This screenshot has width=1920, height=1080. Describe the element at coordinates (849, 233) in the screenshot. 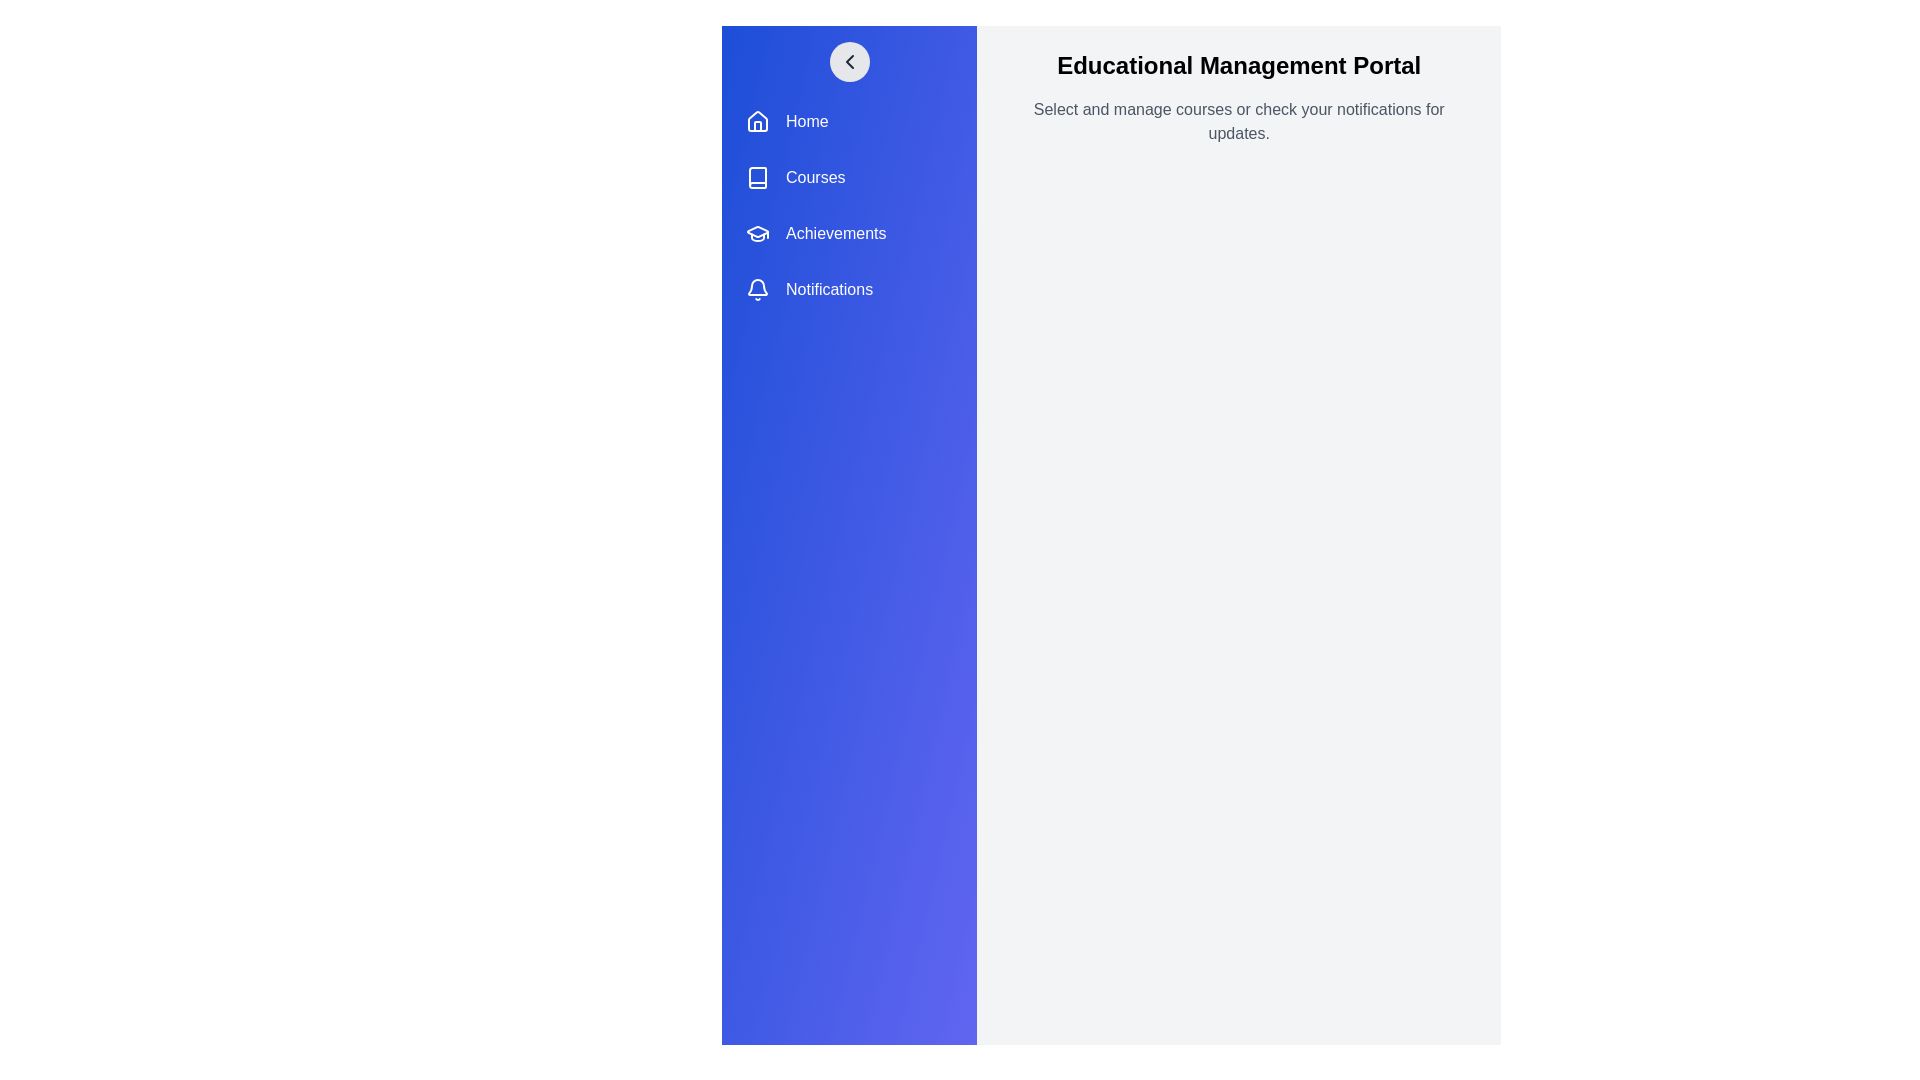

I see `the menu item labeled Achievements` at that location.